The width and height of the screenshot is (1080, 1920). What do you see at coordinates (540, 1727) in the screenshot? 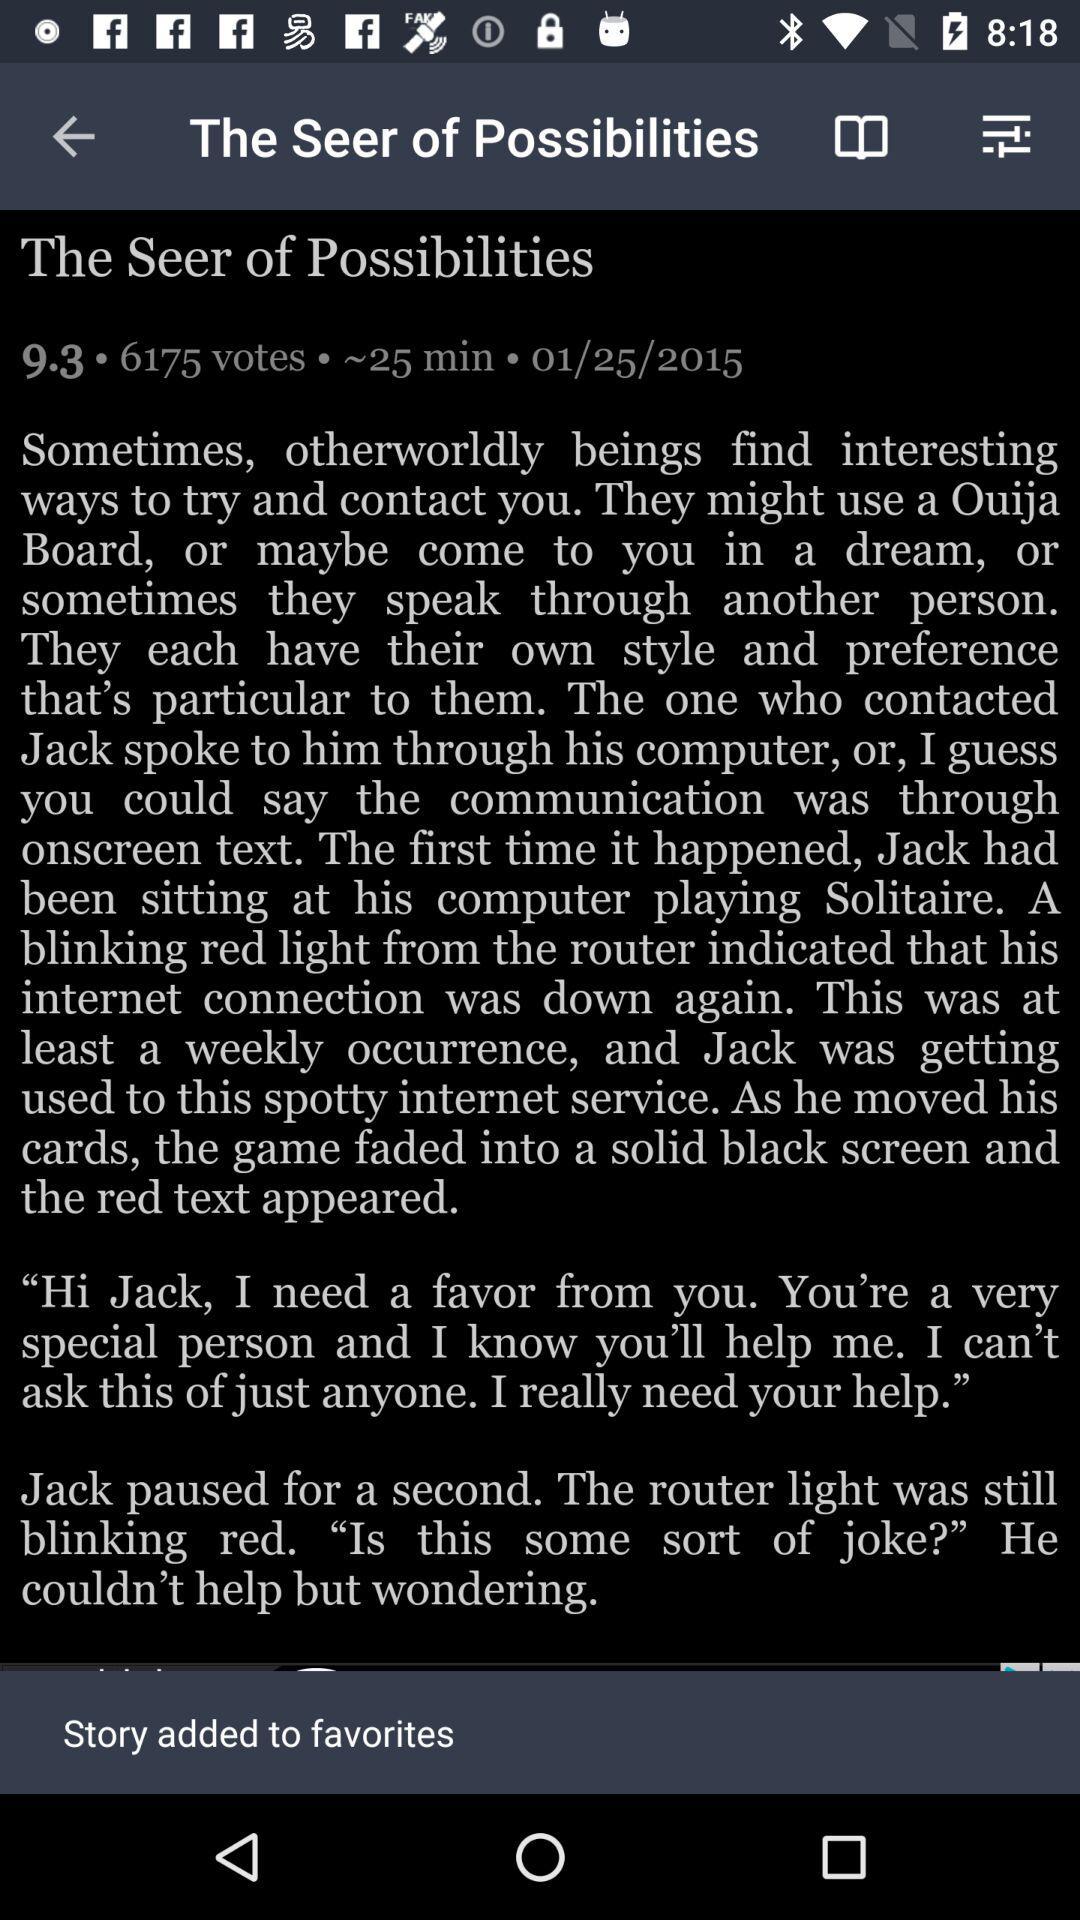
I see `story added to favorites` at bounding box center [540, 1727].